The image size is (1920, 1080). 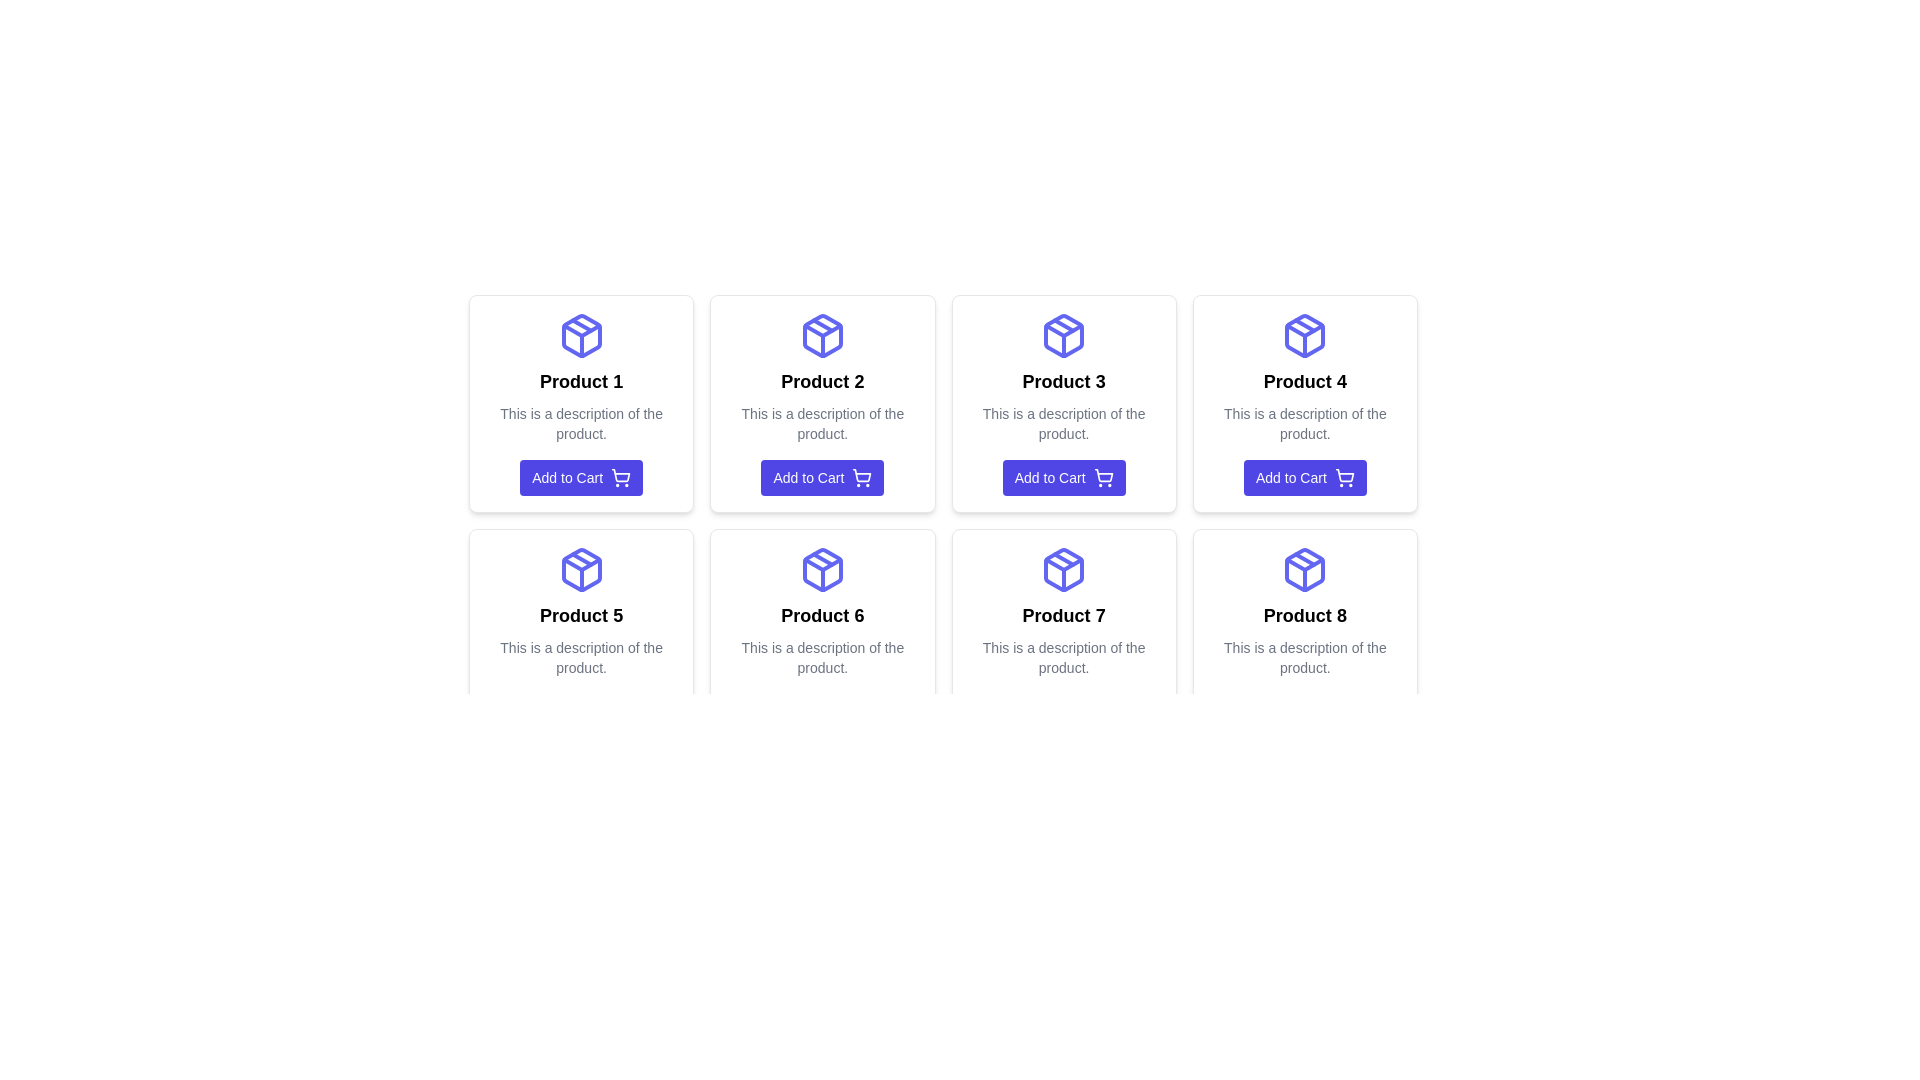 I want to click on the 'Add to Cart' button, which is a rectangular button styled with a blue background and white bold text located at the bottom of the card for 'Product 1', so click(x=580, y=478).